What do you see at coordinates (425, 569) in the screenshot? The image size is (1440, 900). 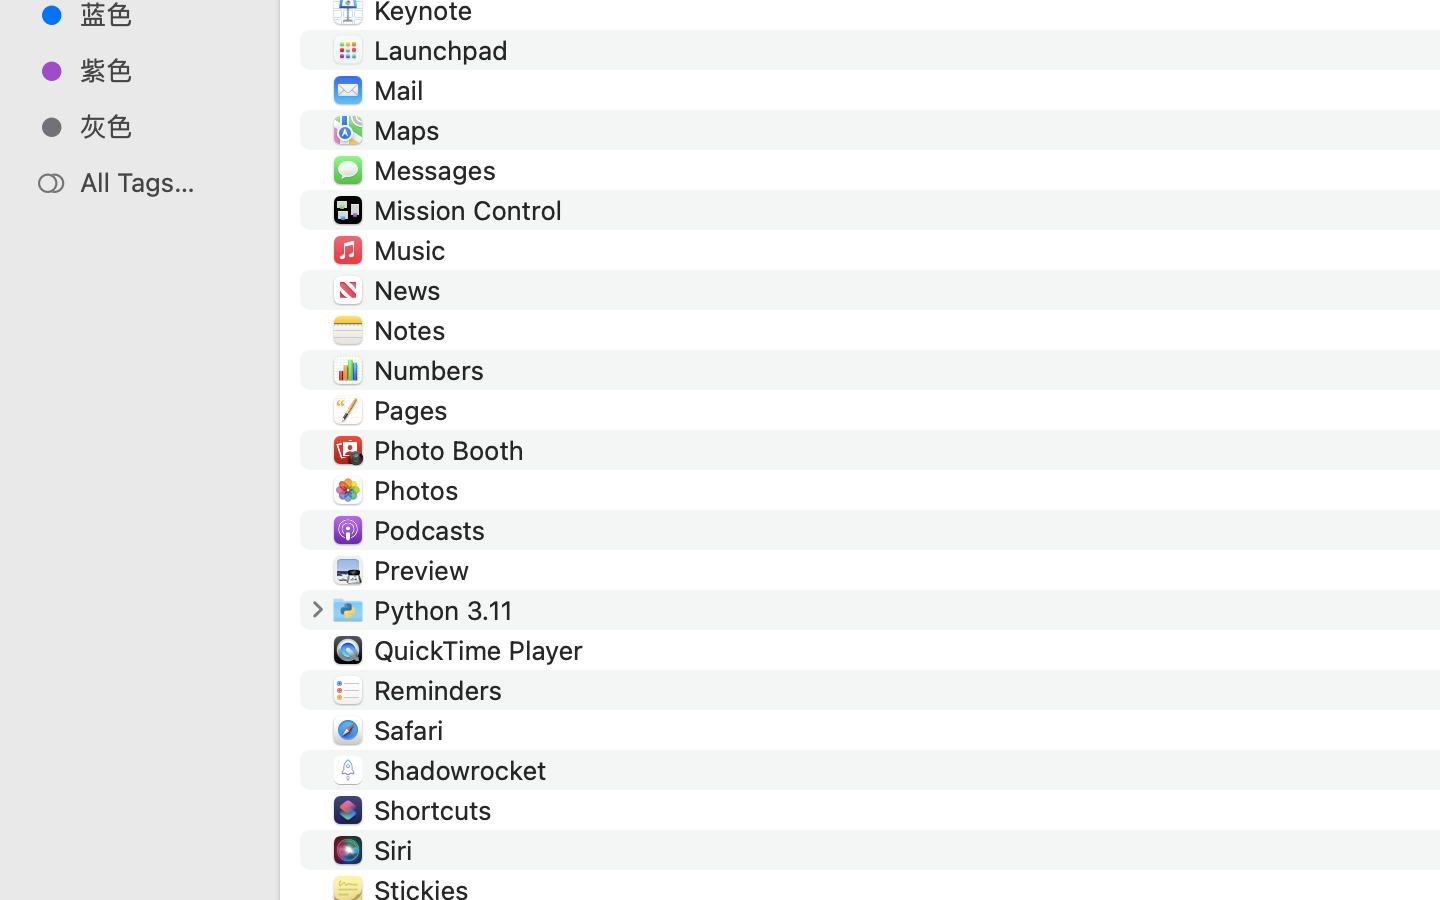 I see `'Preview'` at bounding box center [425, 569].